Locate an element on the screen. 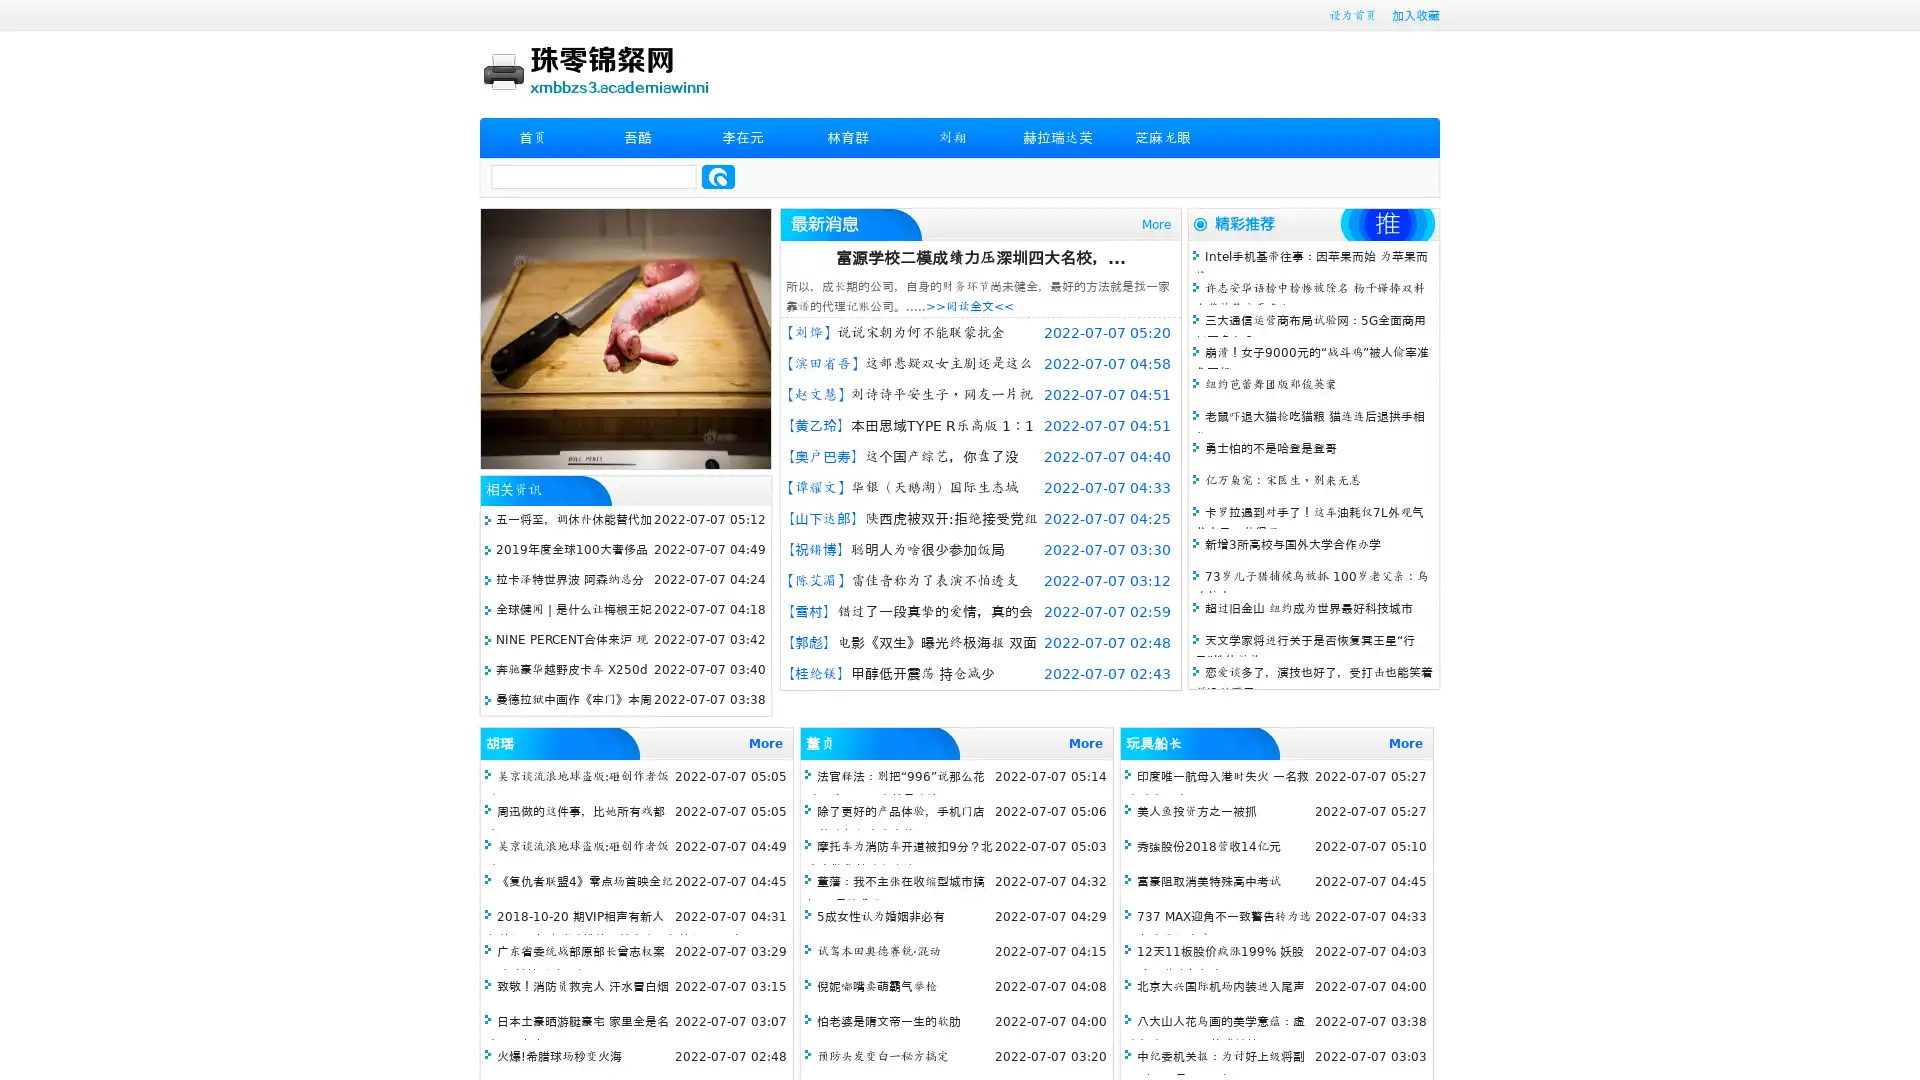 The image size is (1920, 1080). Search is located at coordinates (718, 176).